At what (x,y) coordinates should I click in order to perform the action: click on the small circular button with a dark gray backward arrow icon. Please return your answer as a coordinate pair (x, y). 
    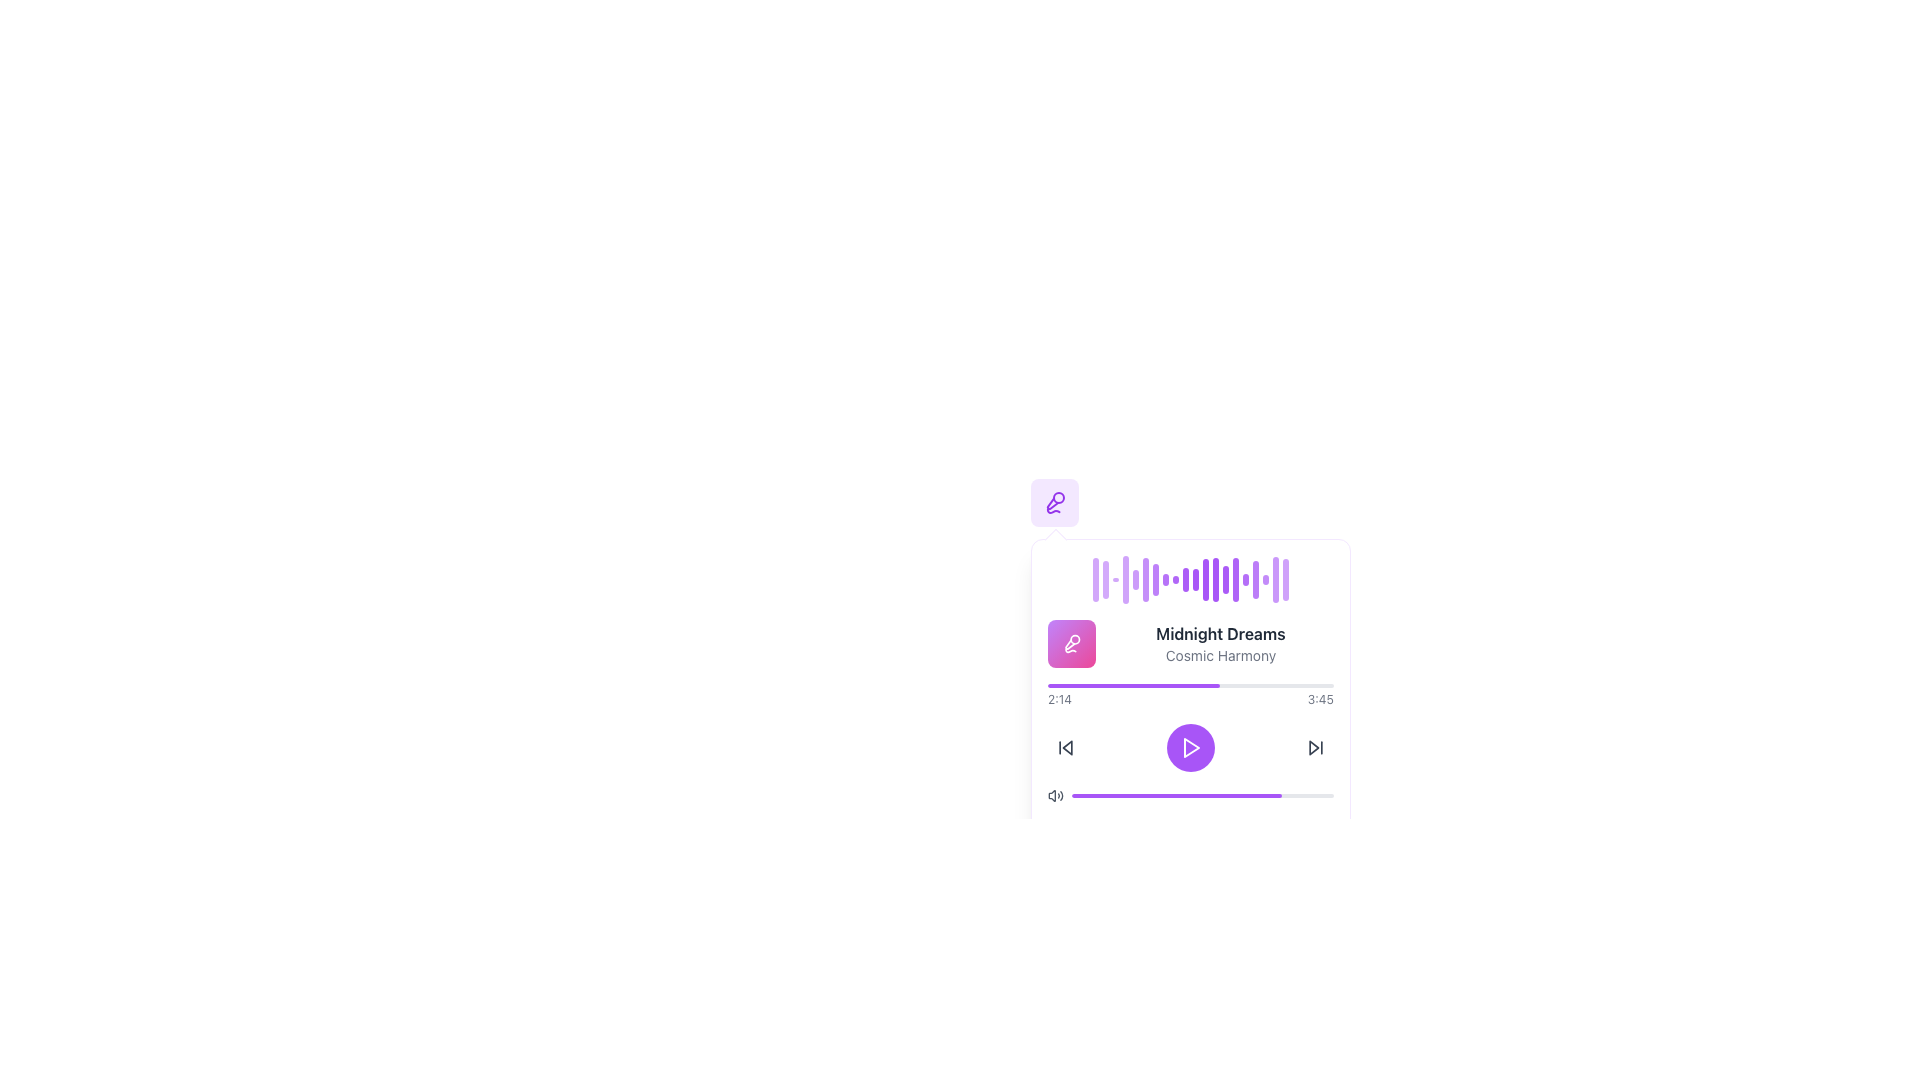
    Looking at the image, I should click on (1064, 748).